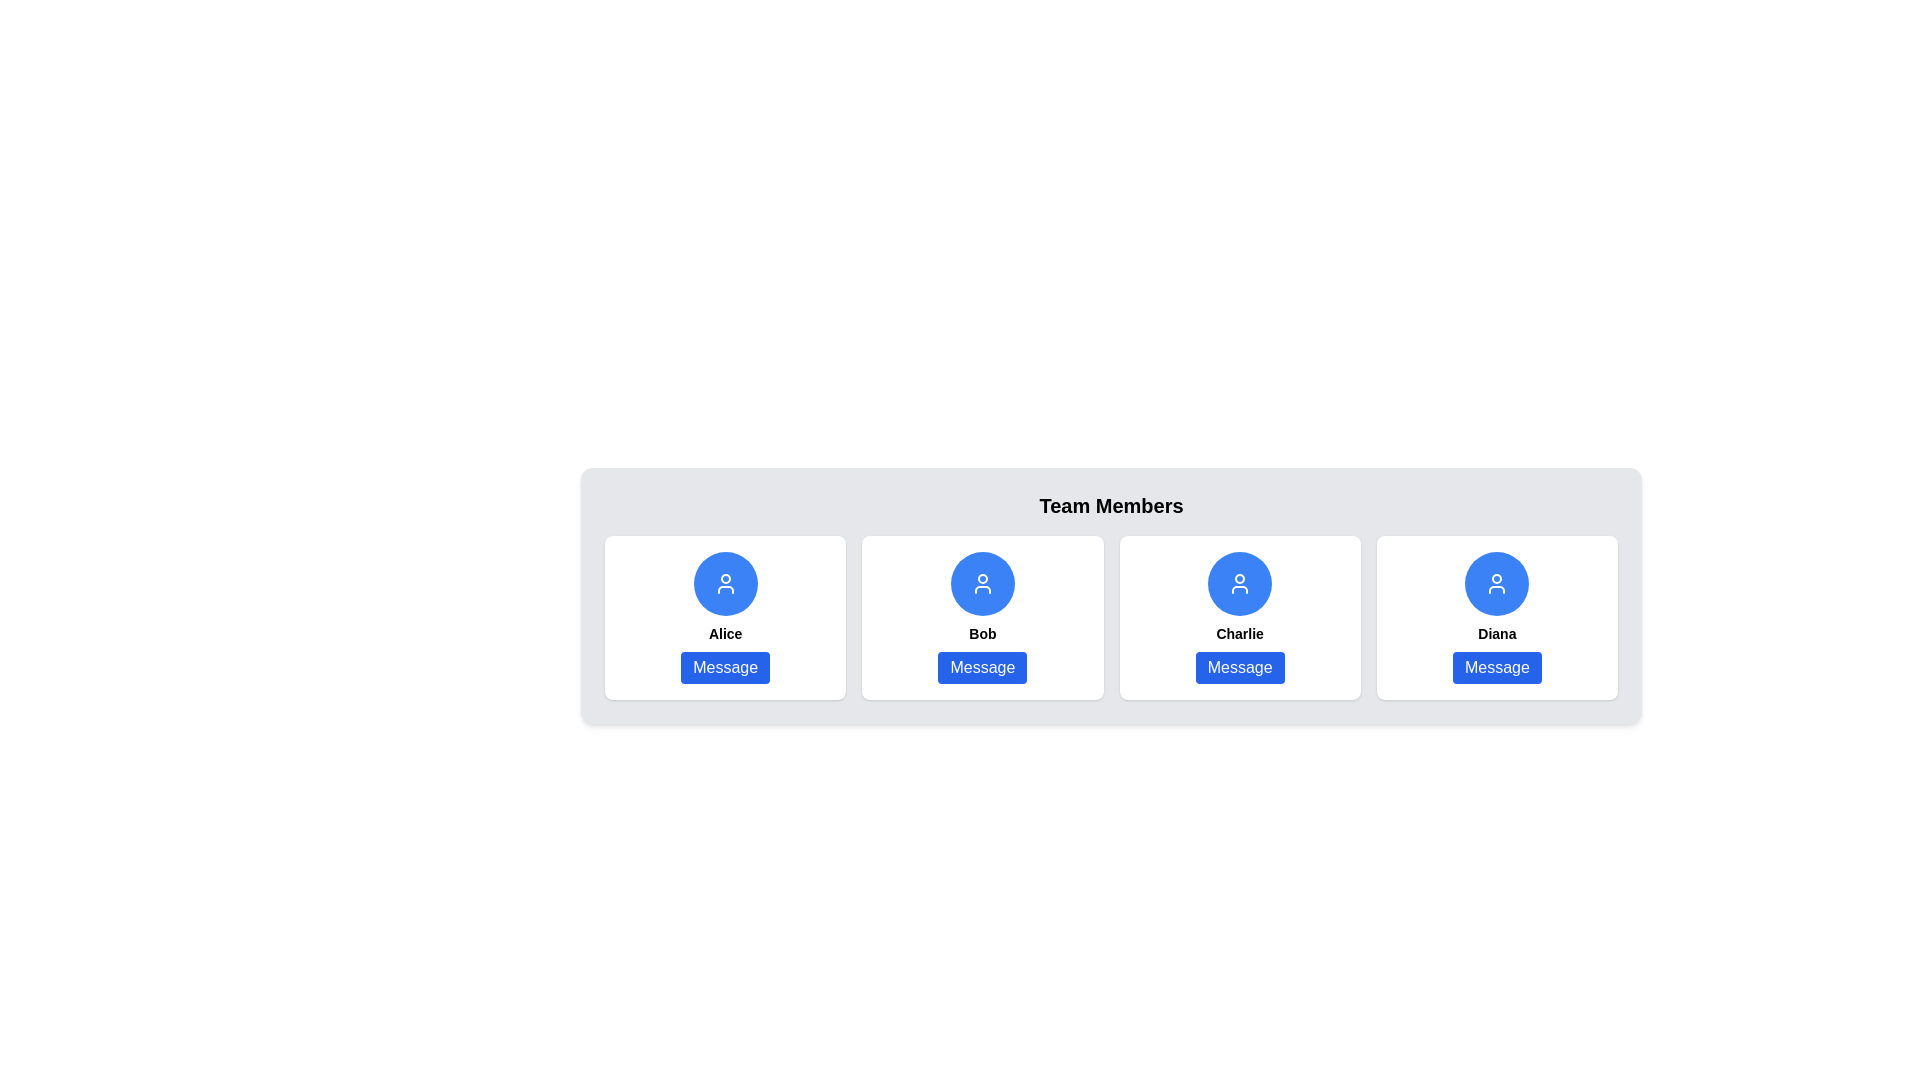 This screenshot has width=1920, height=1080. I want to click on the static text label that displays 'Alice', which is located below a user profile icon and above a 'Message' button, part of a user-related component group, so click(724, 633).